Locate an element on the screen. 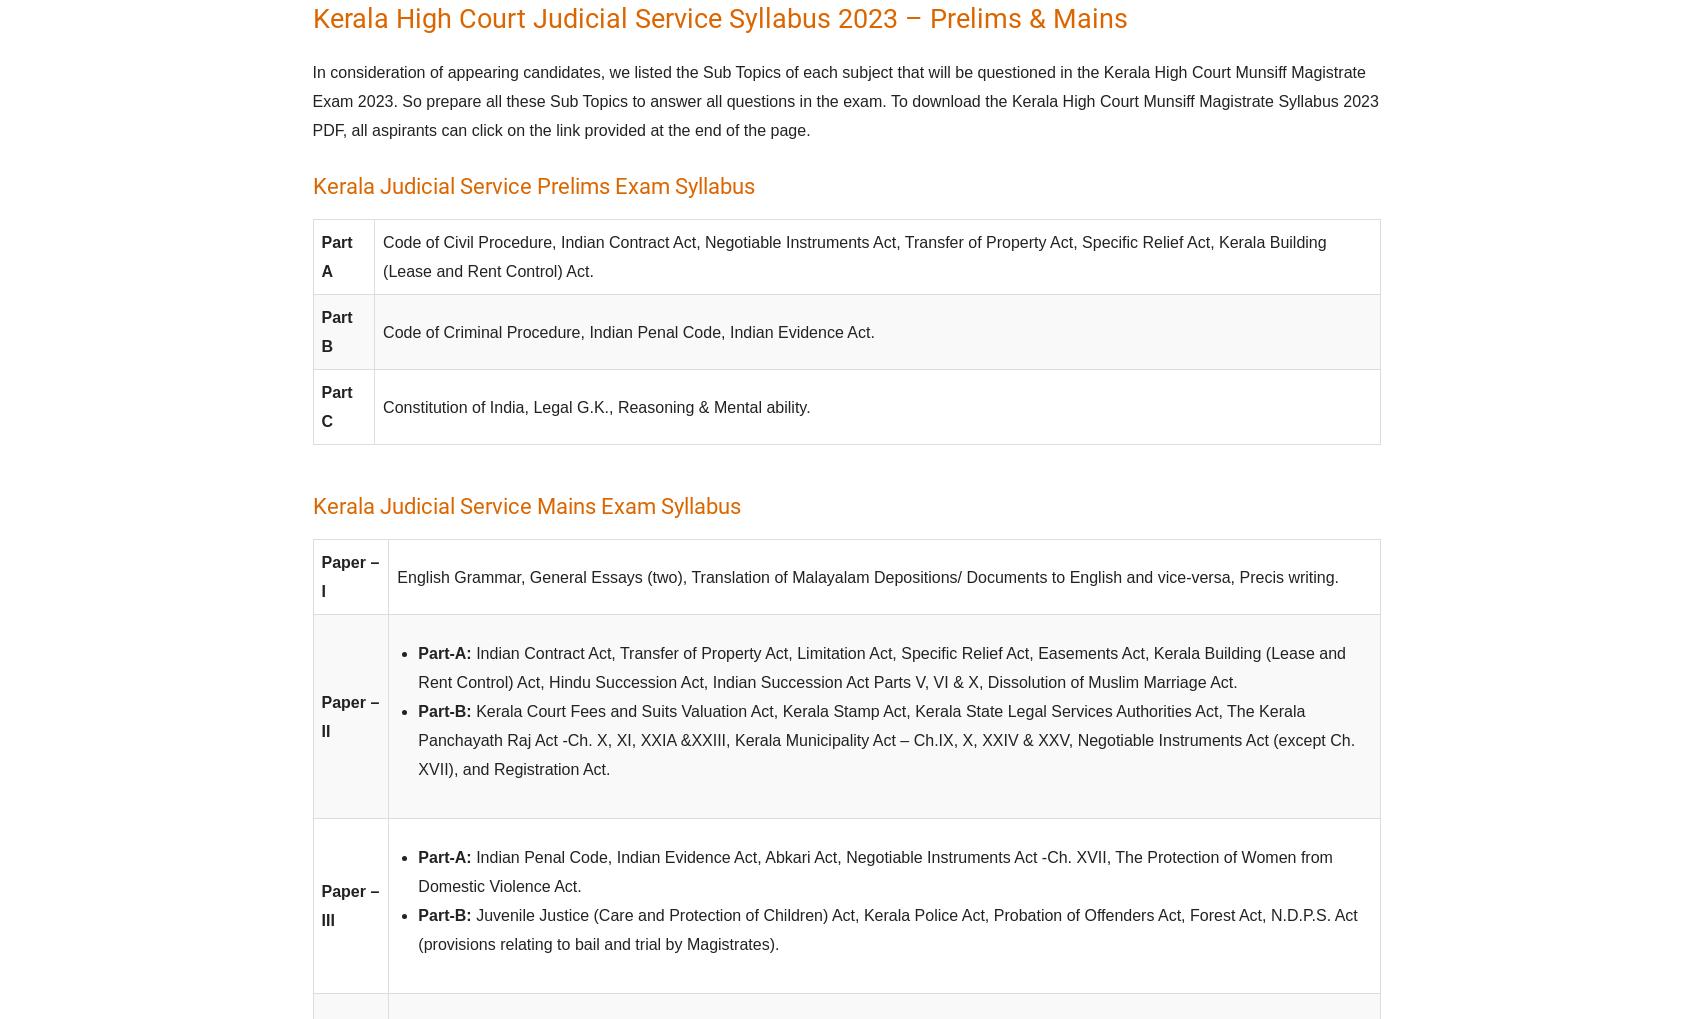 This screenshot has height=1019, width=1693. 'Paper – III' is located at coordinates (349, 905).